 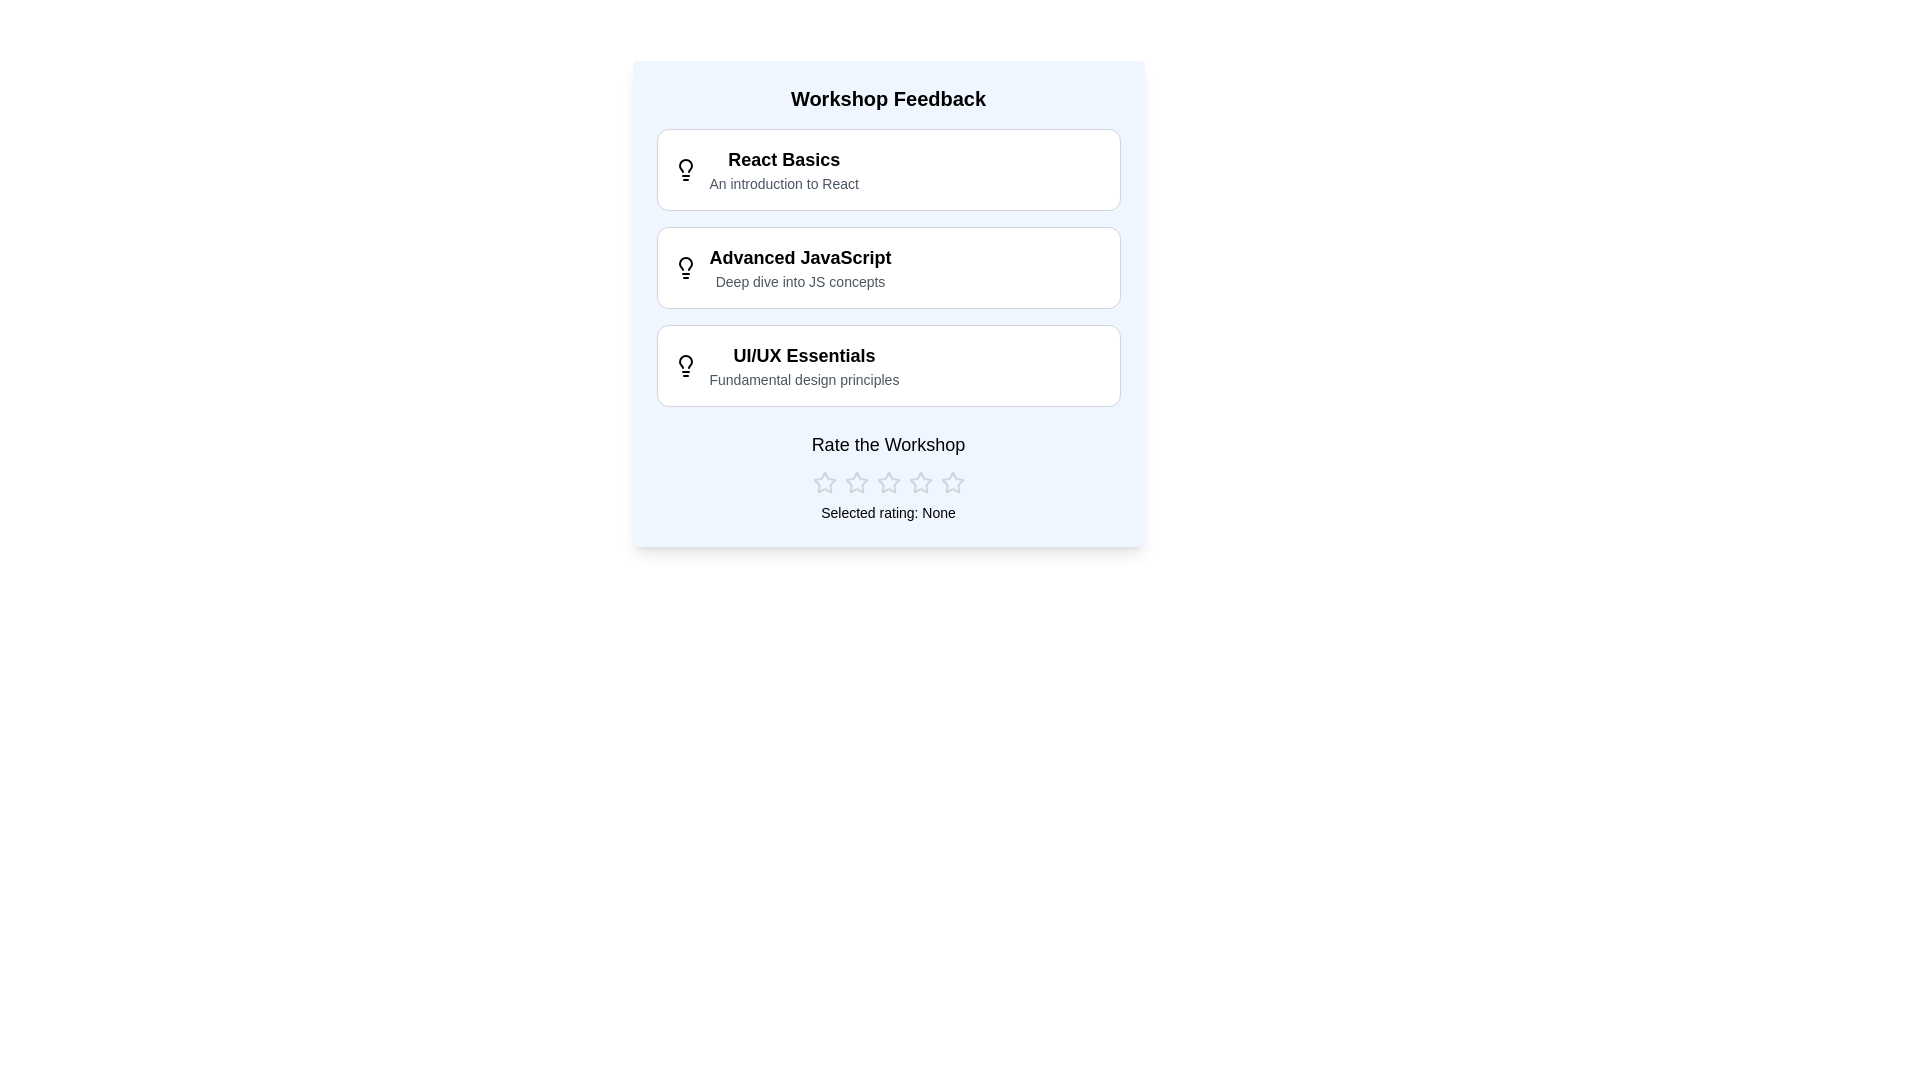 I want to click on the third star in the 5-star rating system under the 'Rate the Workshop' heading, so click(x=887, y=482).